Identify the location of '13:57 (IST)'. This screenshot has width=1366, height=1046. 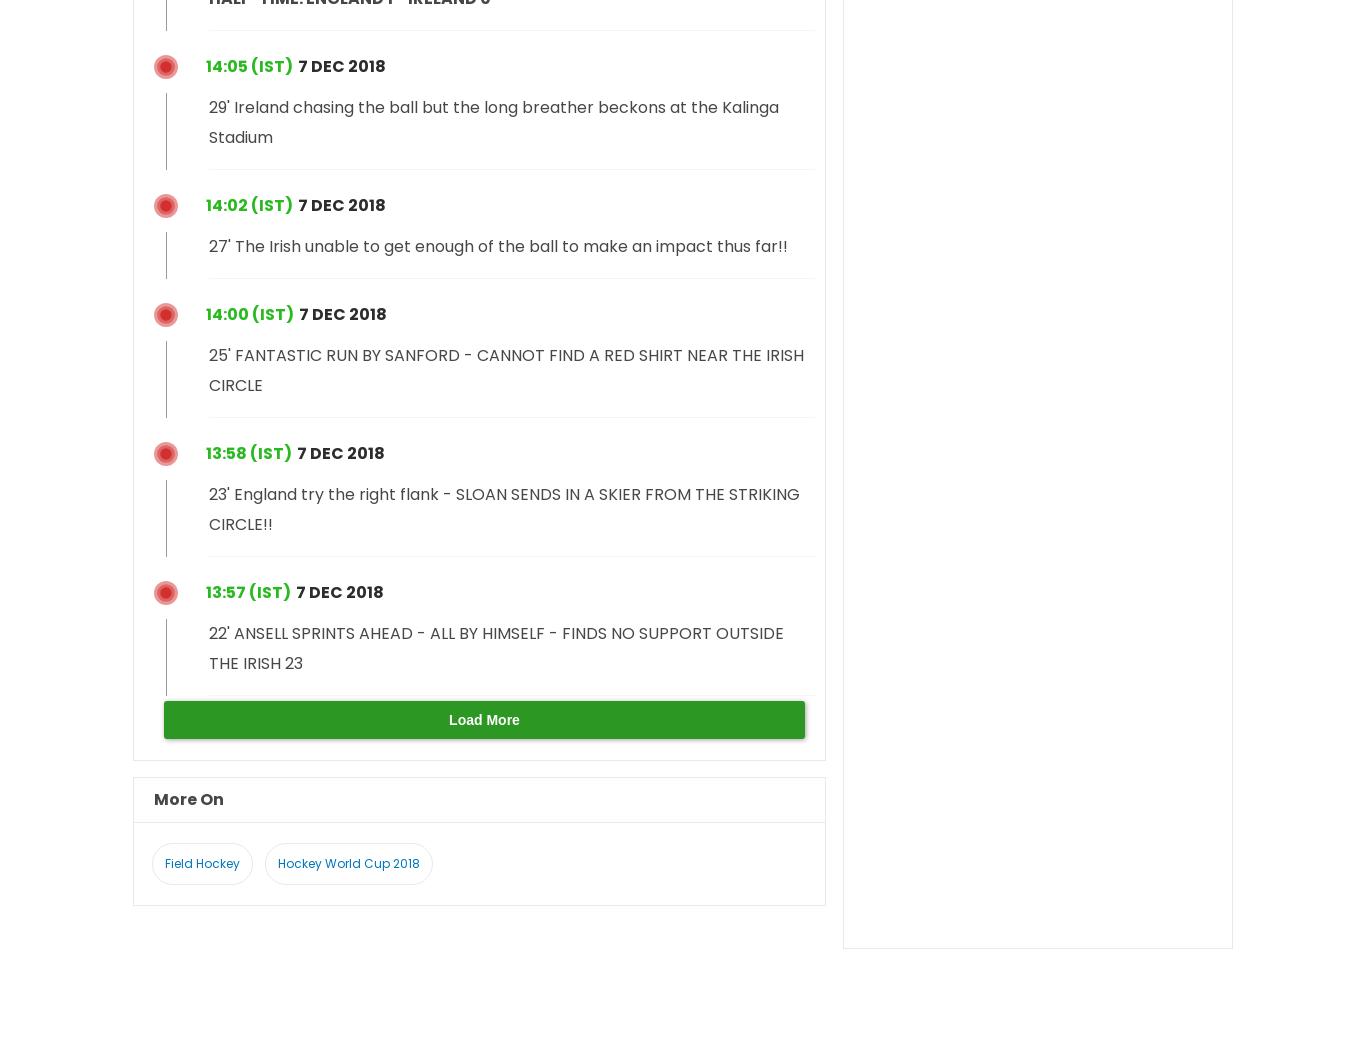
(248, 591).